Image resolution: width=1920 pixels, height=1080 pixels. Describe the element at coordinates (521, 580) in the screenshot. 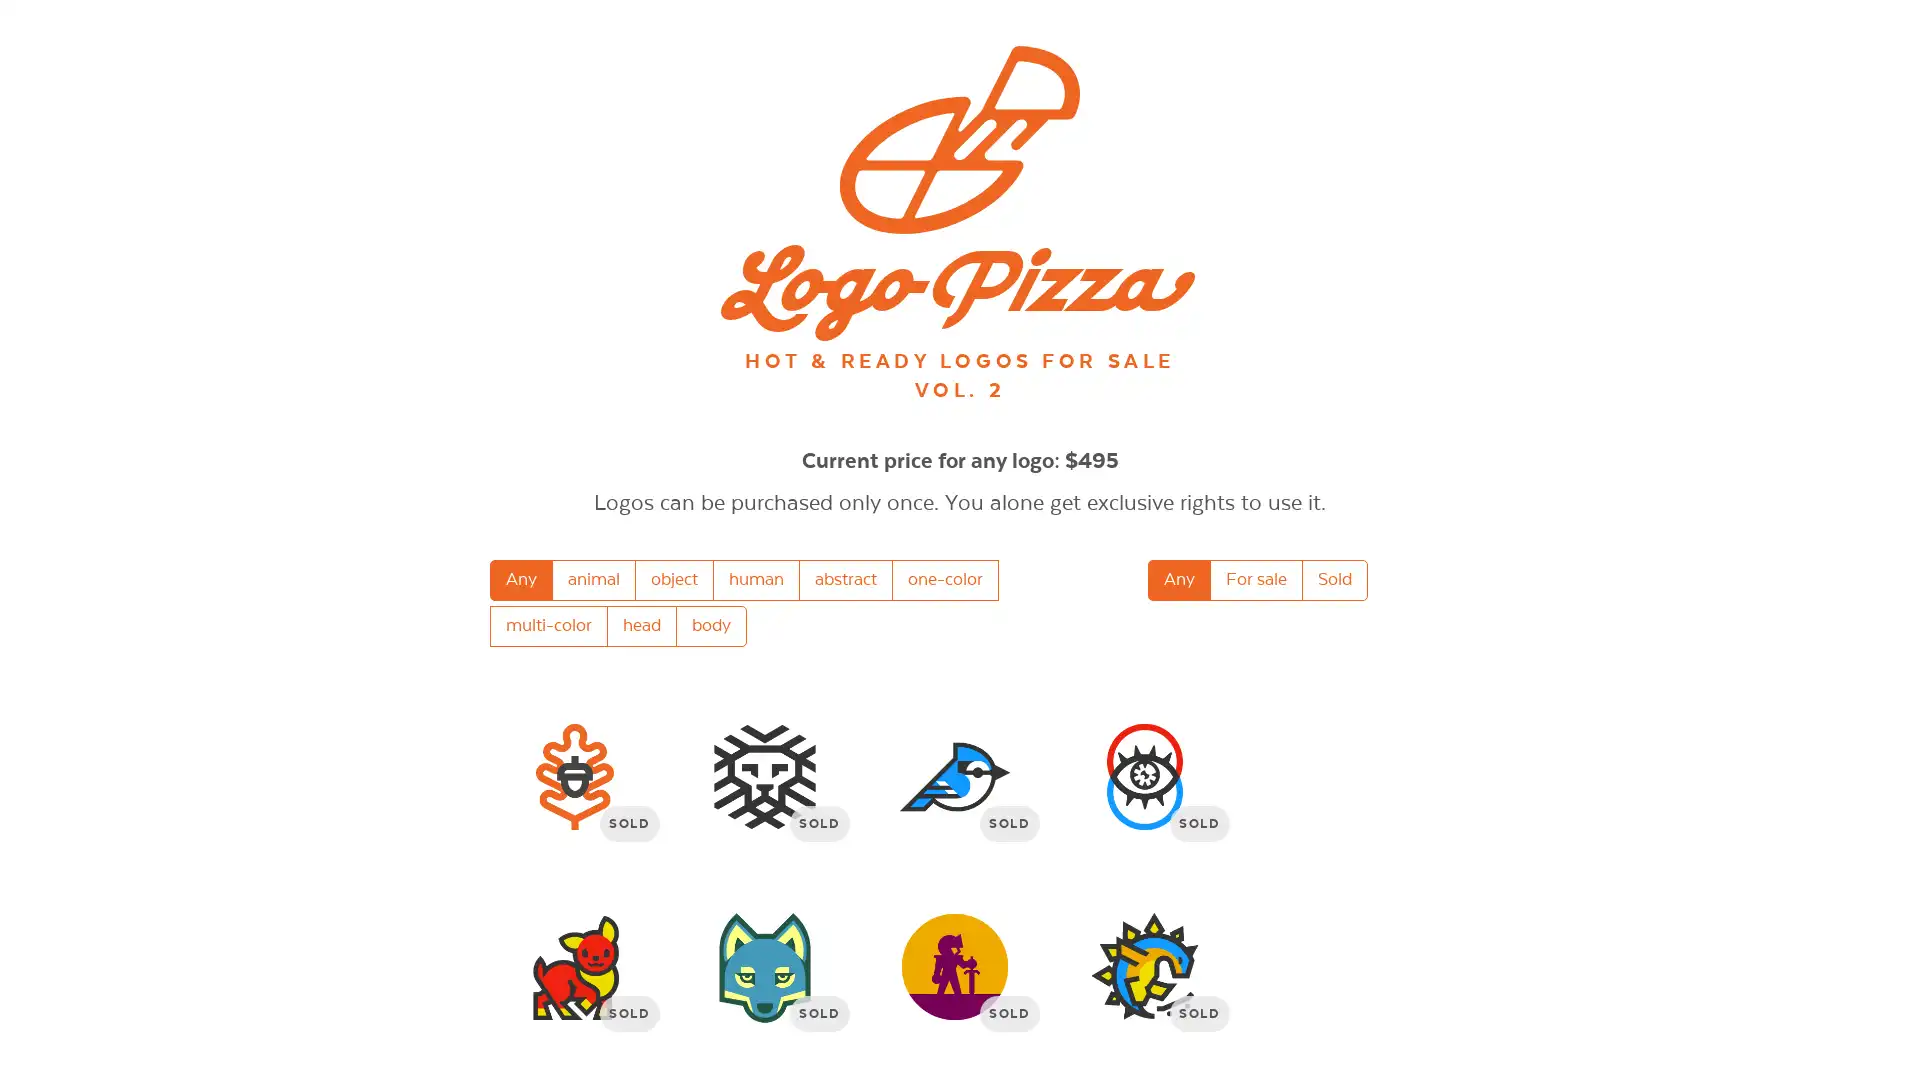

I see `Any` at that location.